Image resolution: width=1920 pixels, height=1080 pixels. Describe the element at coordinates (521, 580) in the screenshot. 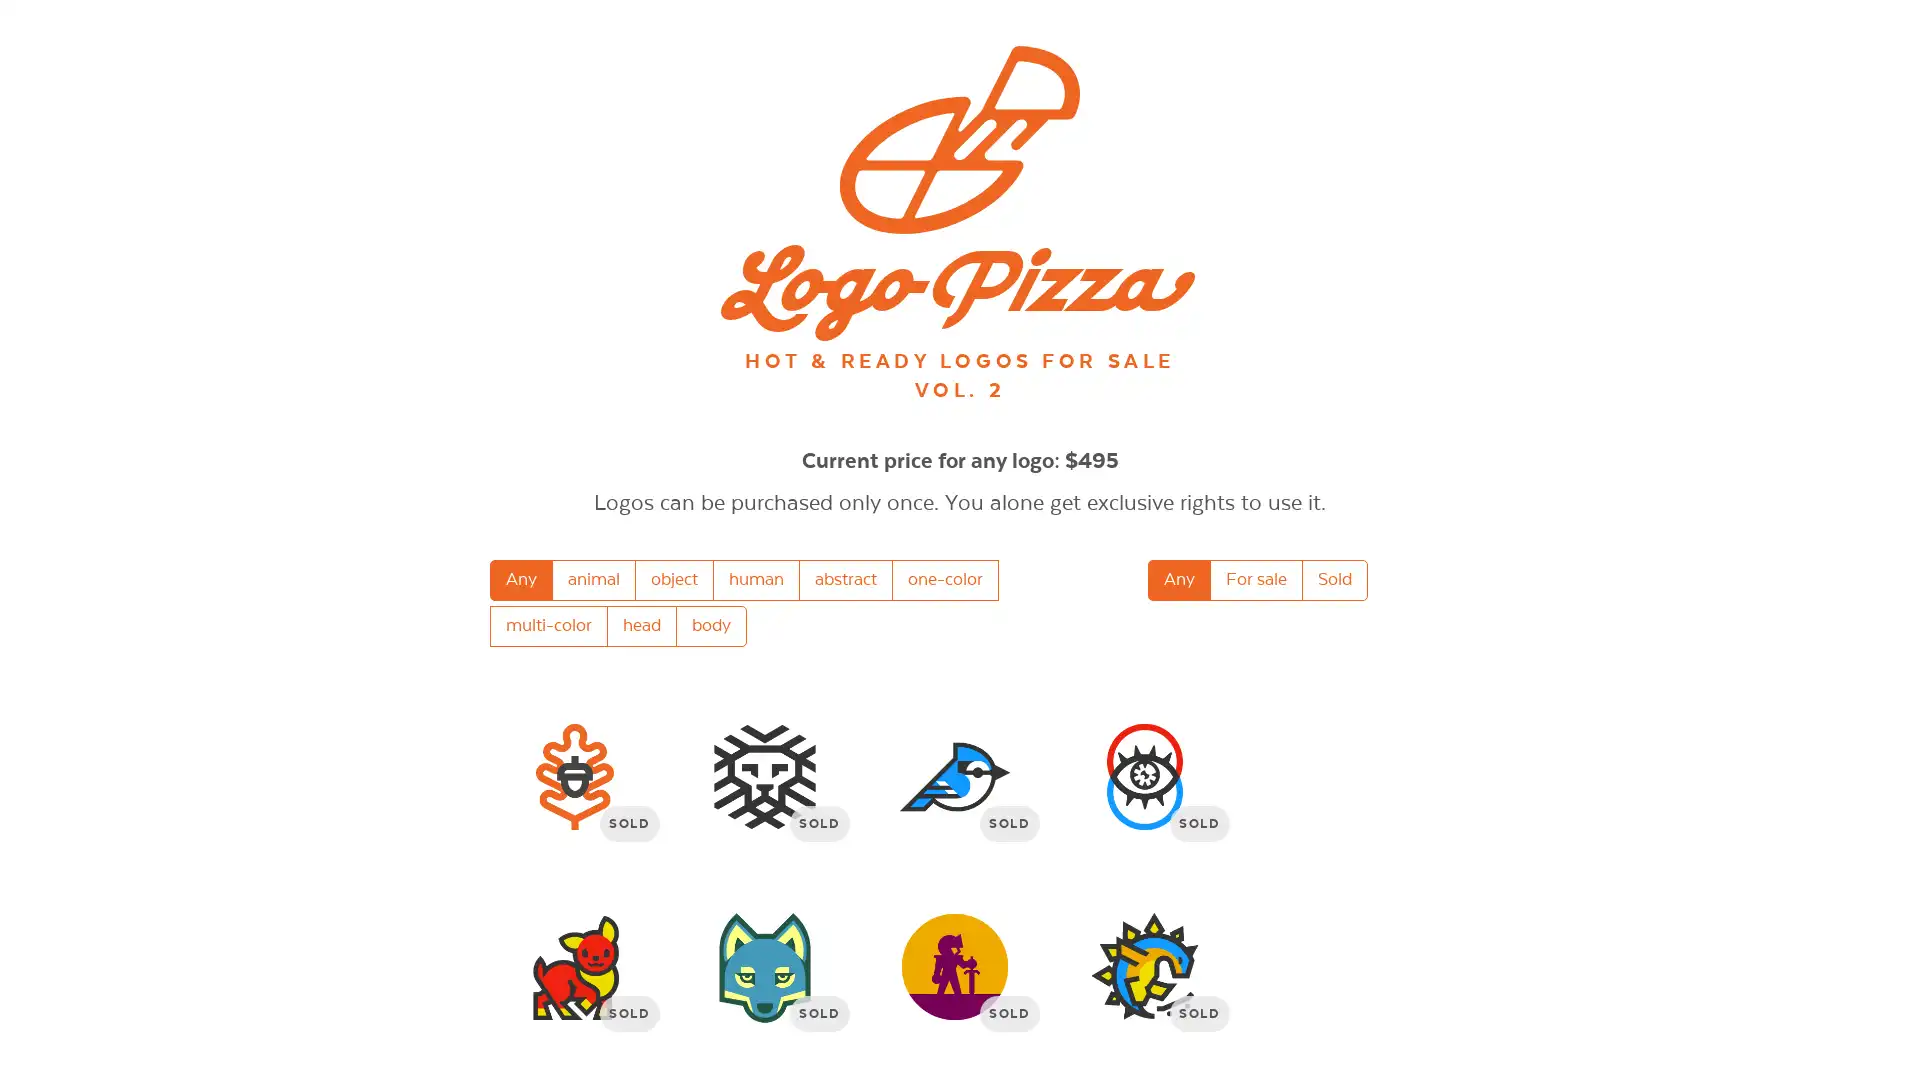

I see `Any` at that location.